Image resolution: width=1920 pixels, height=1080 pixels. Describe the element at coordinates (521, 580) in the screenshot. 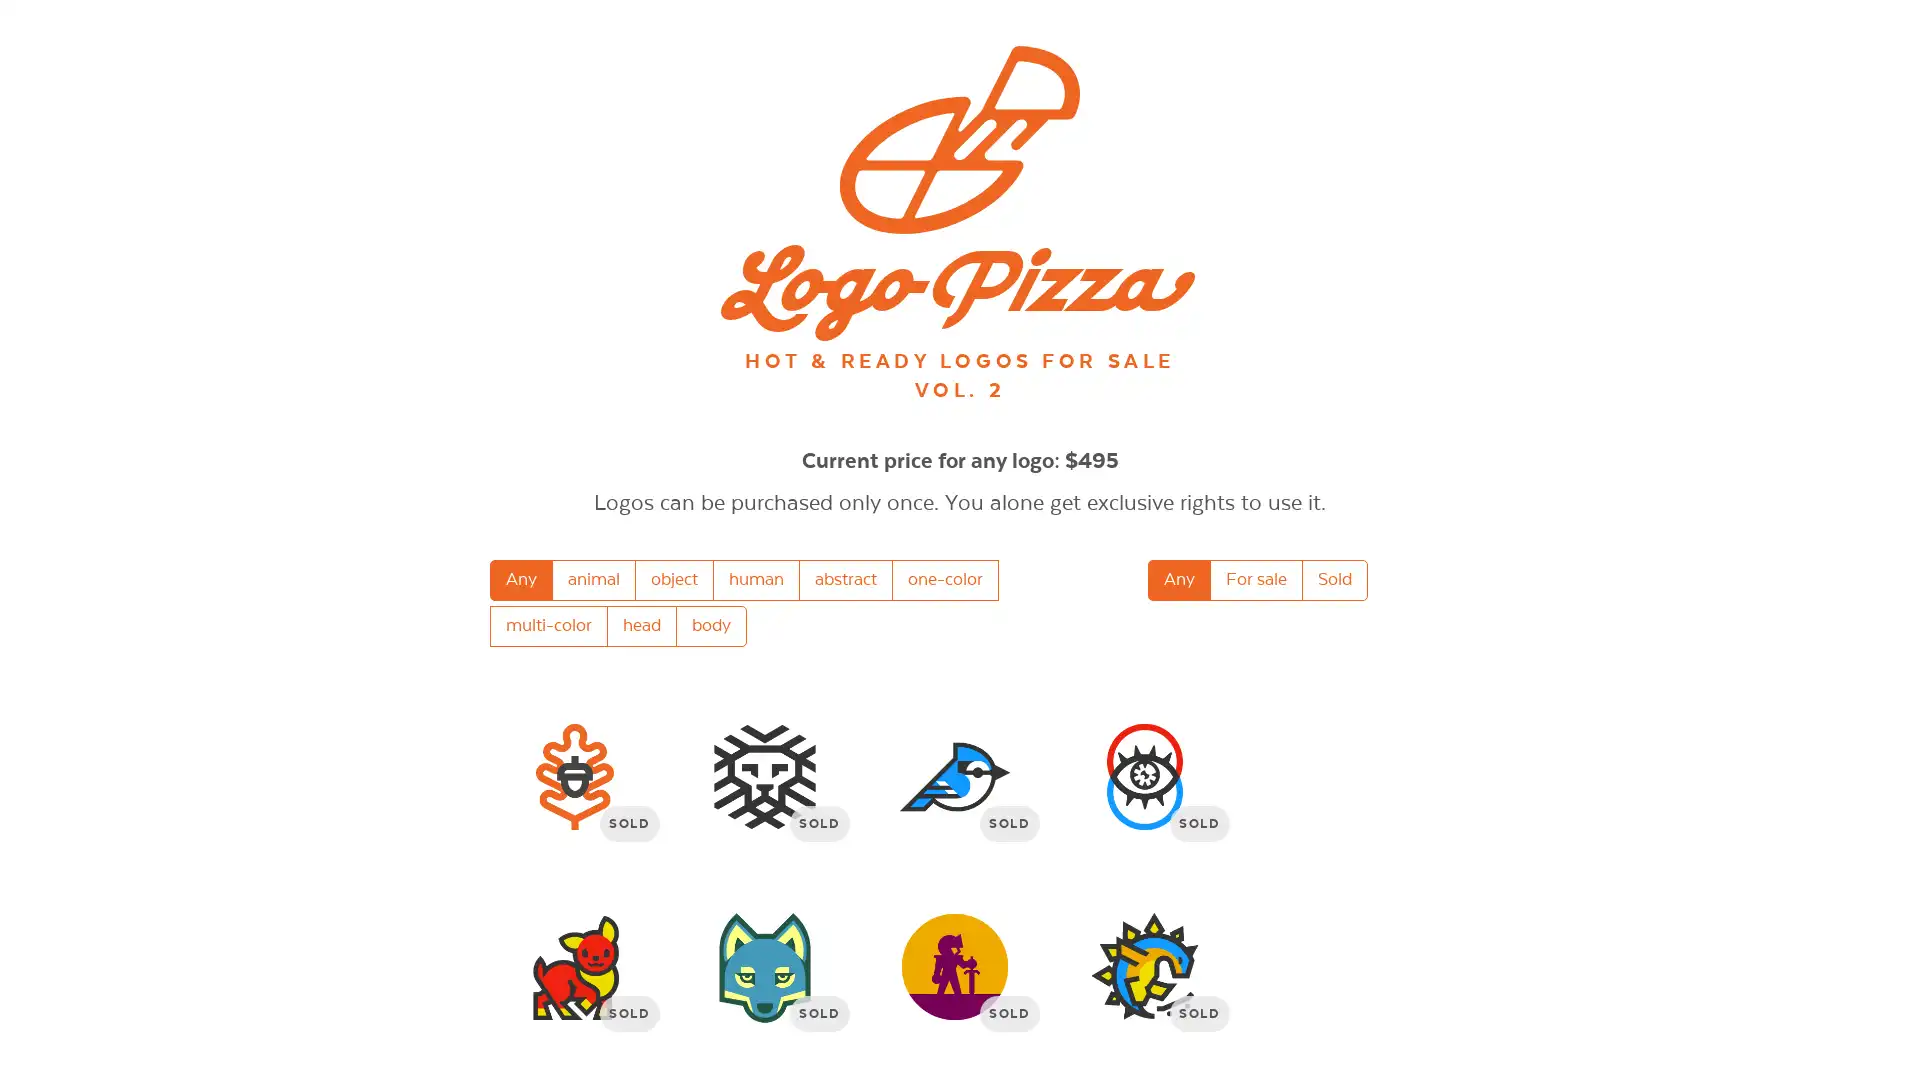

I see `Any` at that location.